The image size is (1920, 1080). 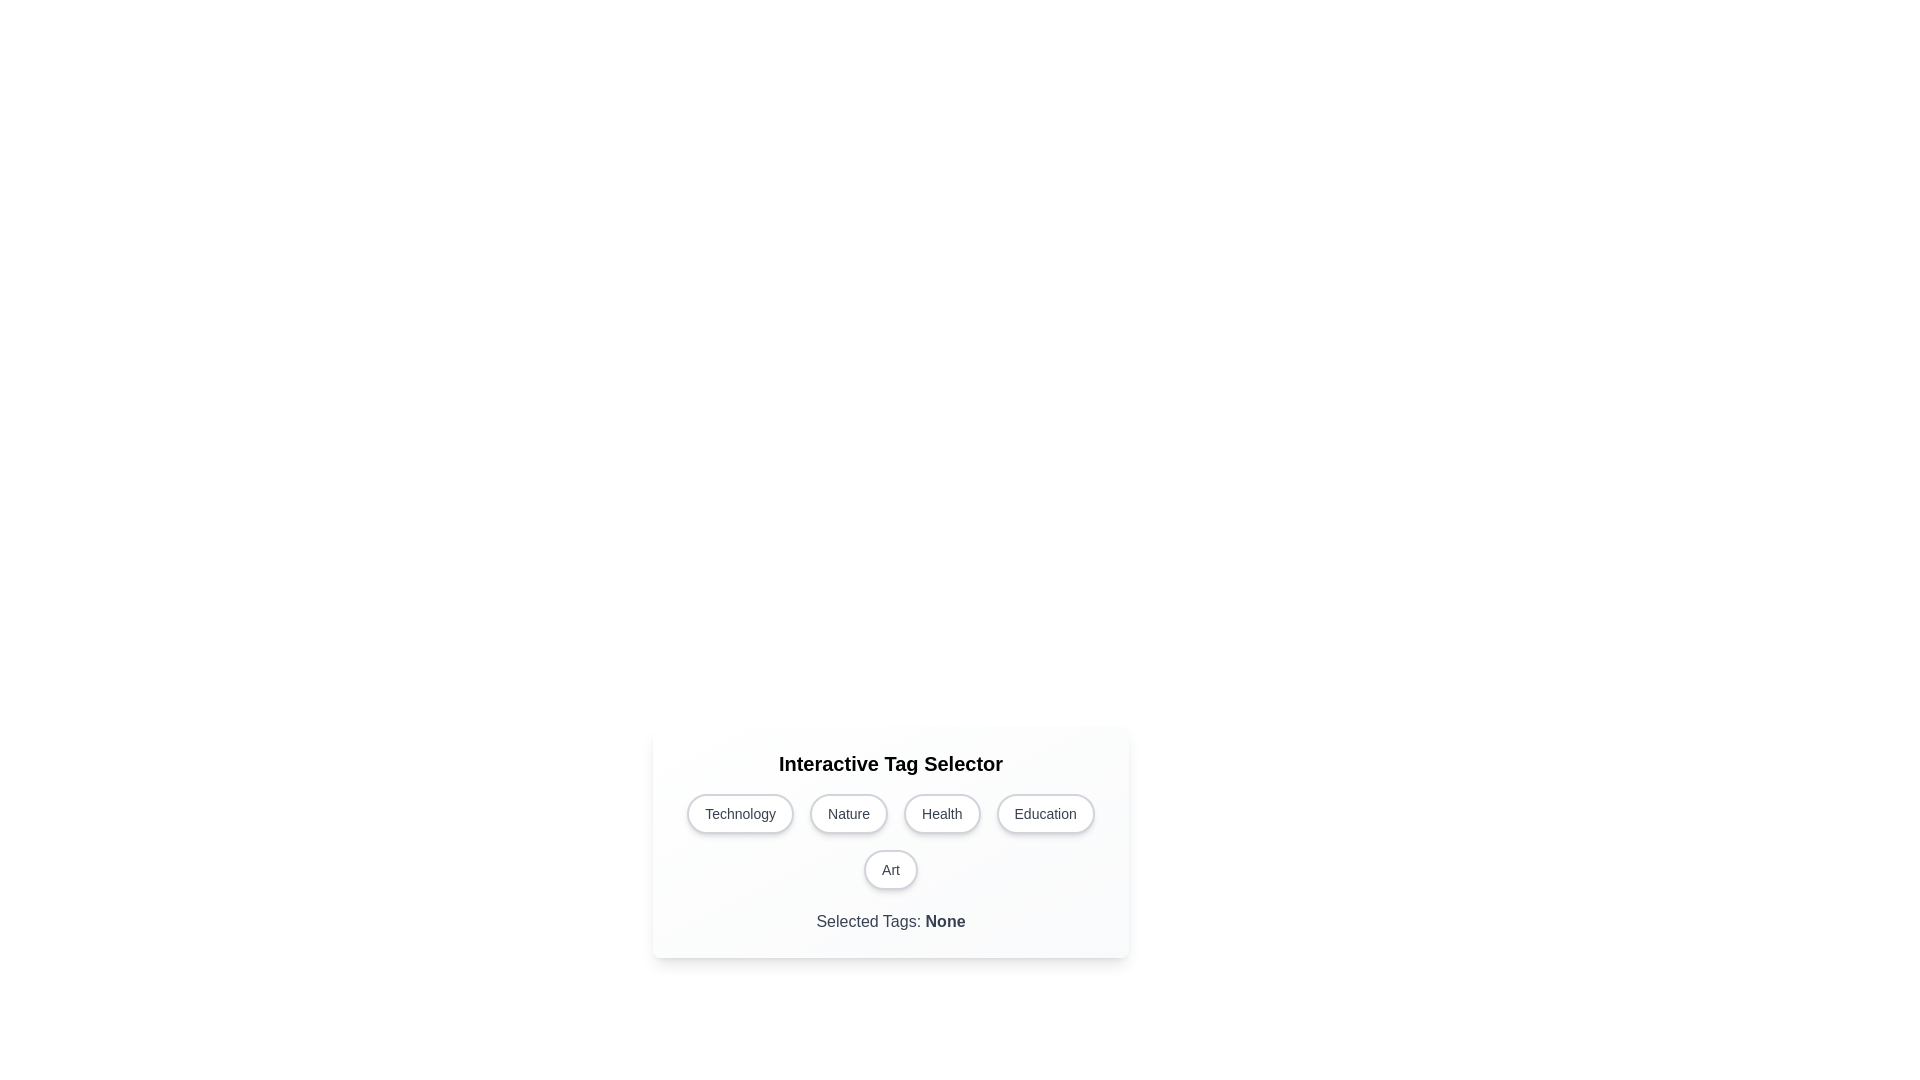 What do you see at coordinates (849, 813) in the screenshot?
I see `the Nature tag to select or deselect it` at bounding box center [849, 813].